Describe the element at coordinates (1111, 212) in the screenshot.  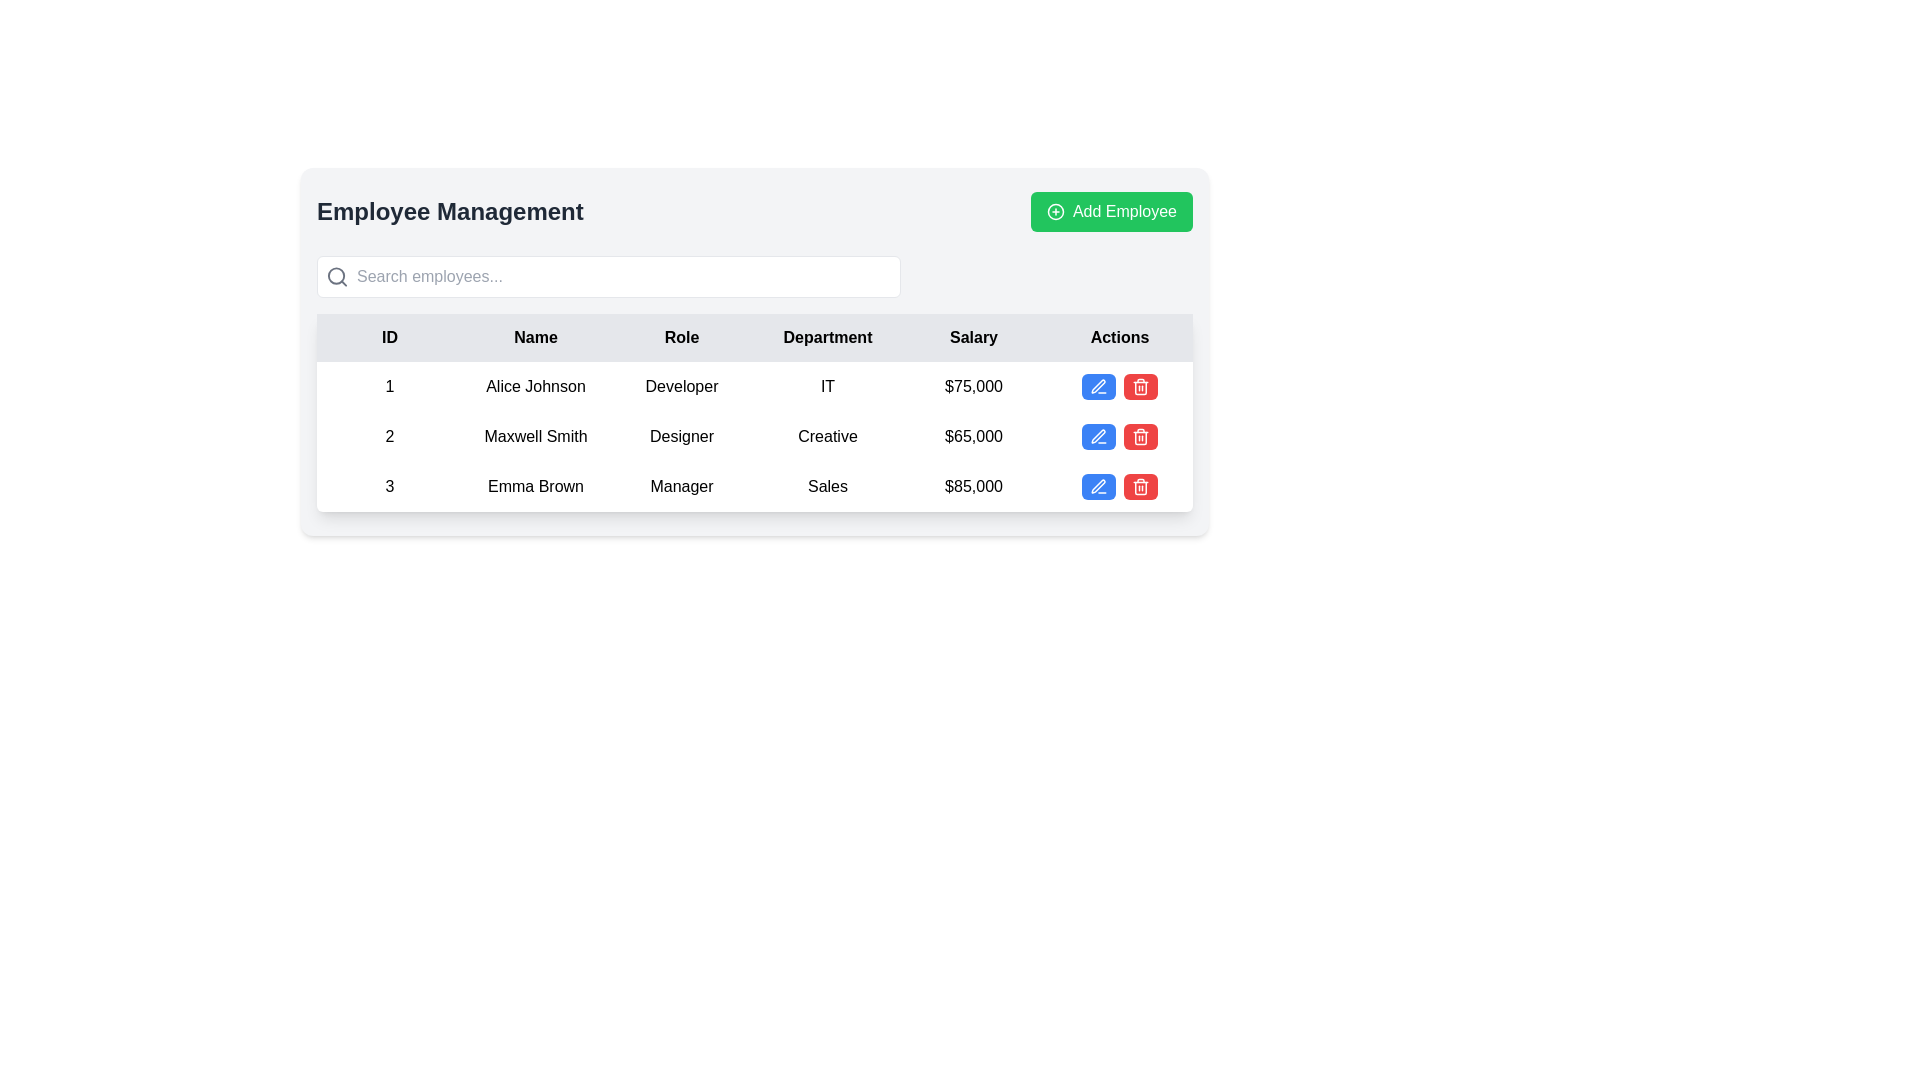
I see `the button located in the top-right corner of the 'Employee Management' section` at that location.